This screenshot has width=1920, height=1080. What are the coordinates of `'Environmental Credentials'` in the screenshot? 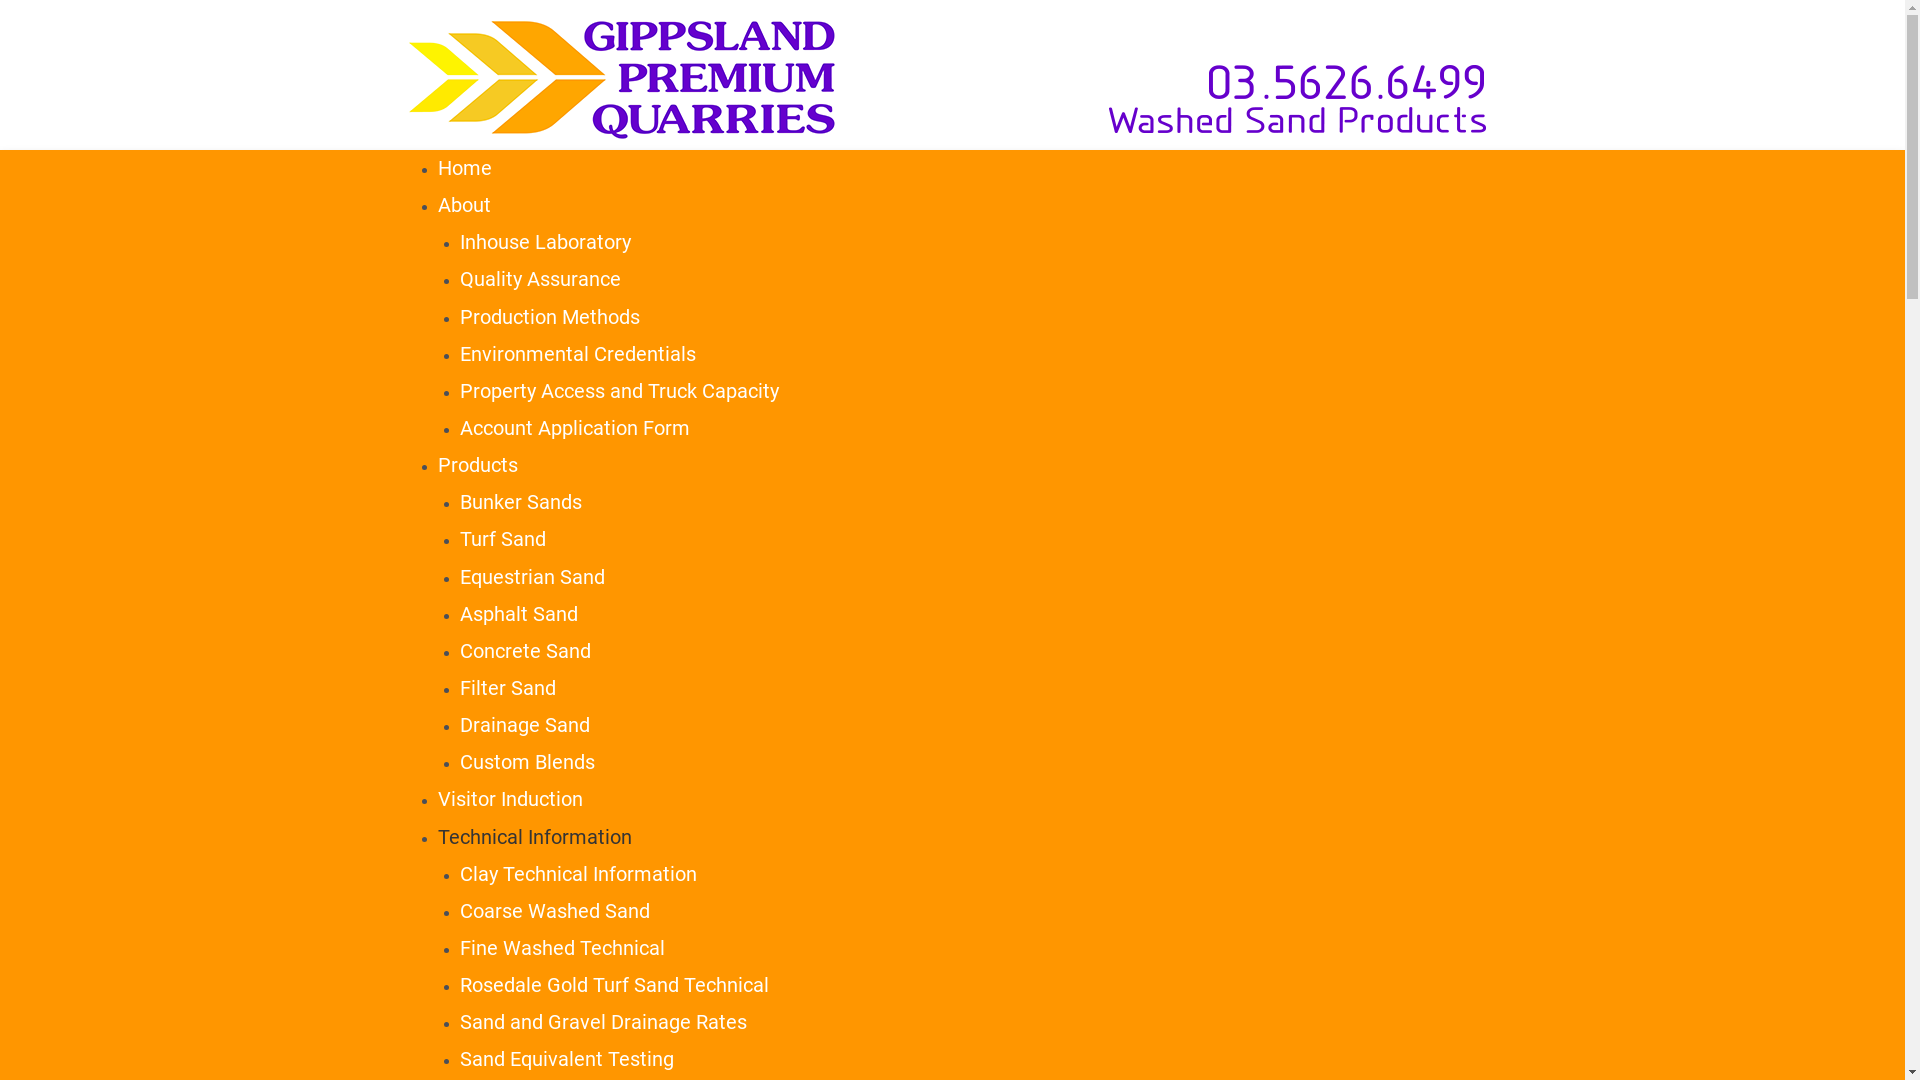 It's located at (576, 353).